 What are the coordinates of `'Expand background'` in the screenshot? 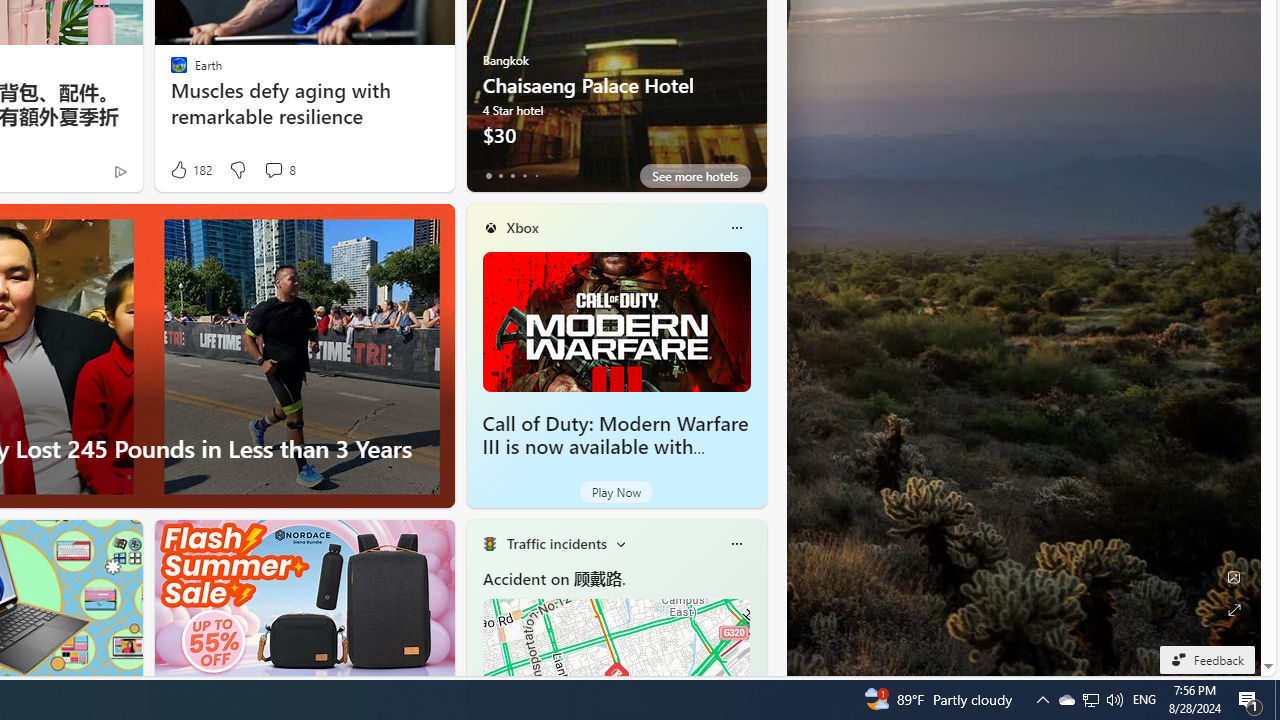 It's located at (1232, 609).